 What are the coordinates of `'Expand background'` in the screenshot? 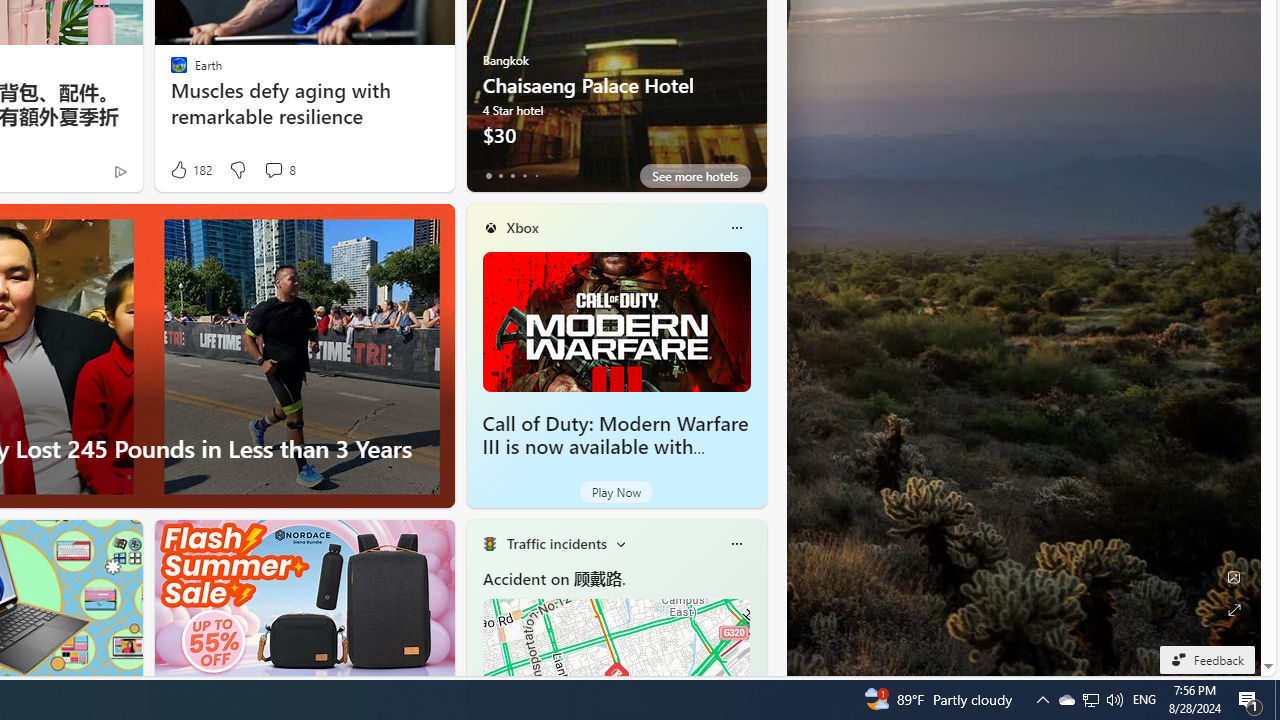 It's located at (1232, 609).